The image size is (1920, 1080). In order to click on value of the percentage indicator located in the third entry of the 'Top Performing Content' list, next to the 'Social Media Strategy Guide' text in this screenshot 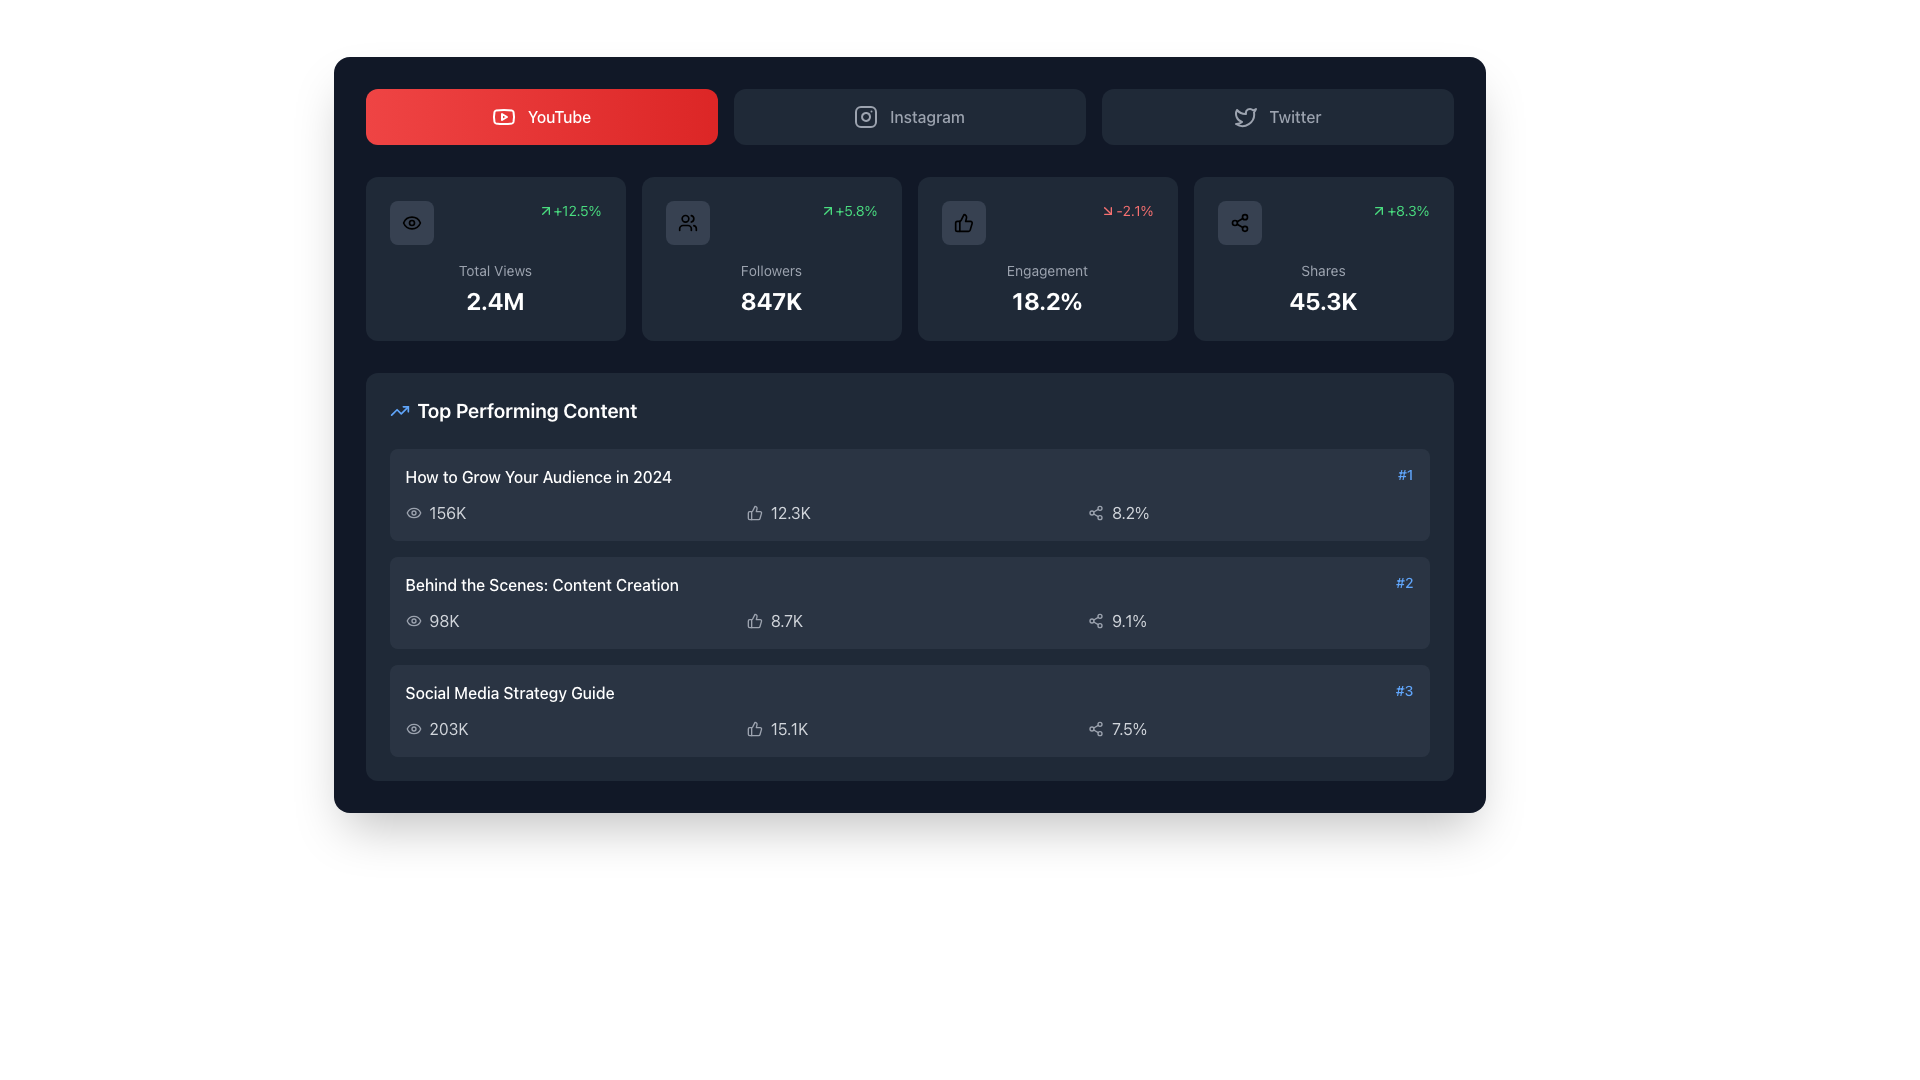, I will do `click(1130, 512)`.